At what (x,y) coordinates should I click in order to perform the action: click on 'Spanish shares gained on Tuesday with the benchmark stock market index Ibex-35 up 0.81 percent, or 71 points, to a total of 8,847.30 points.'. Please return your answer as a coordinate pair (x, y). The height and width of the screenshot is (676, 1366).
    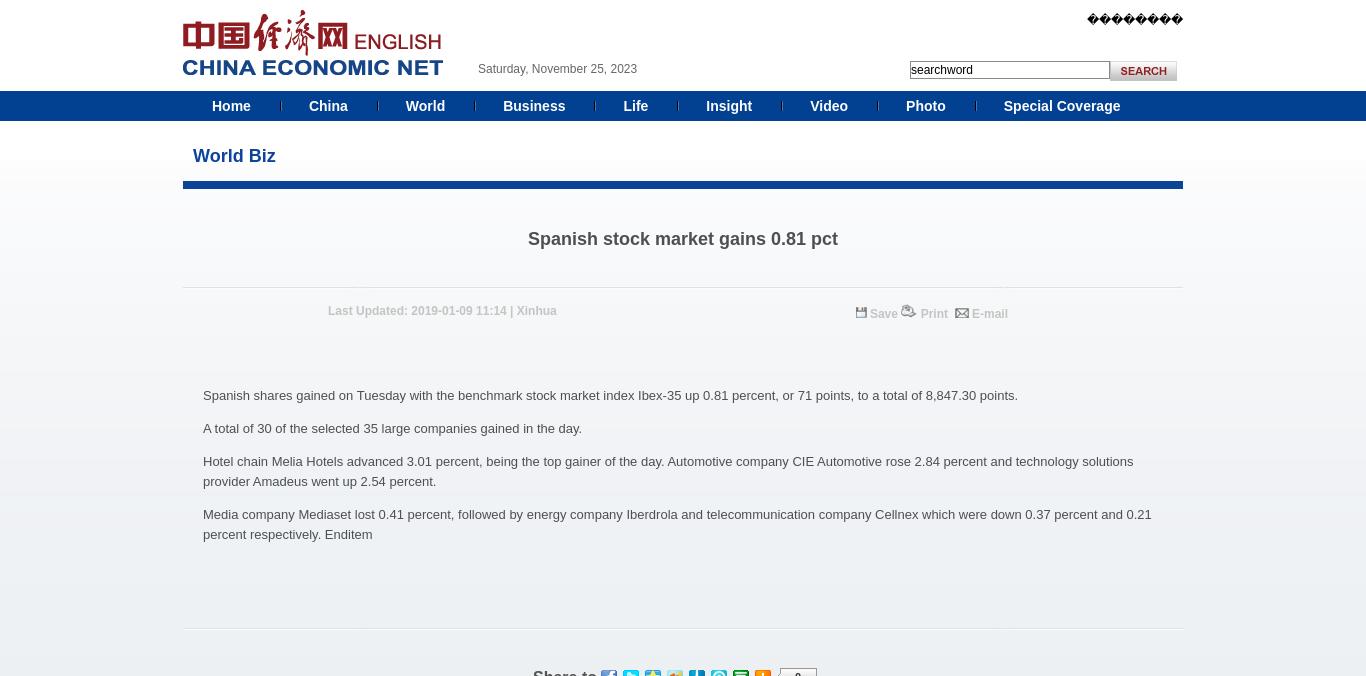
    Looking at the image, I should click on (609, 394).